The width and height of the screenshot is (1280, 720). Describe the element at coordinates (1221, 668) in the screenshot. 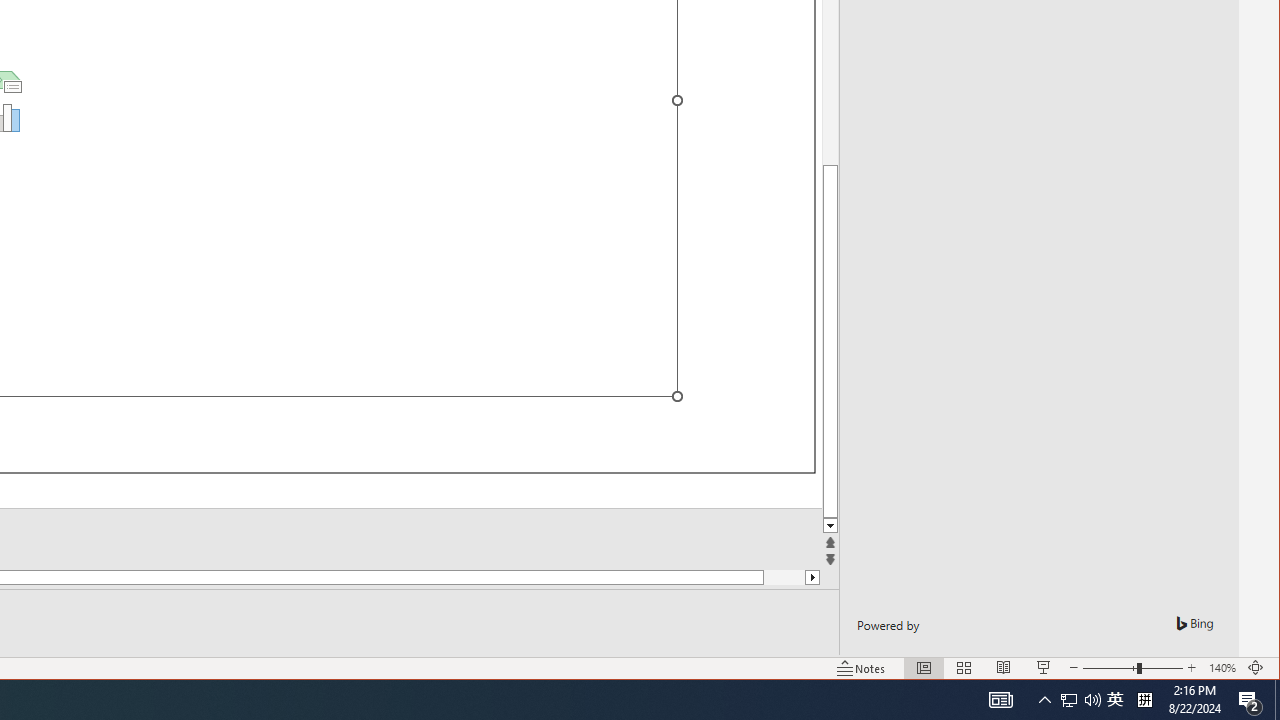

I see `'Zoom 140%'` at that location.